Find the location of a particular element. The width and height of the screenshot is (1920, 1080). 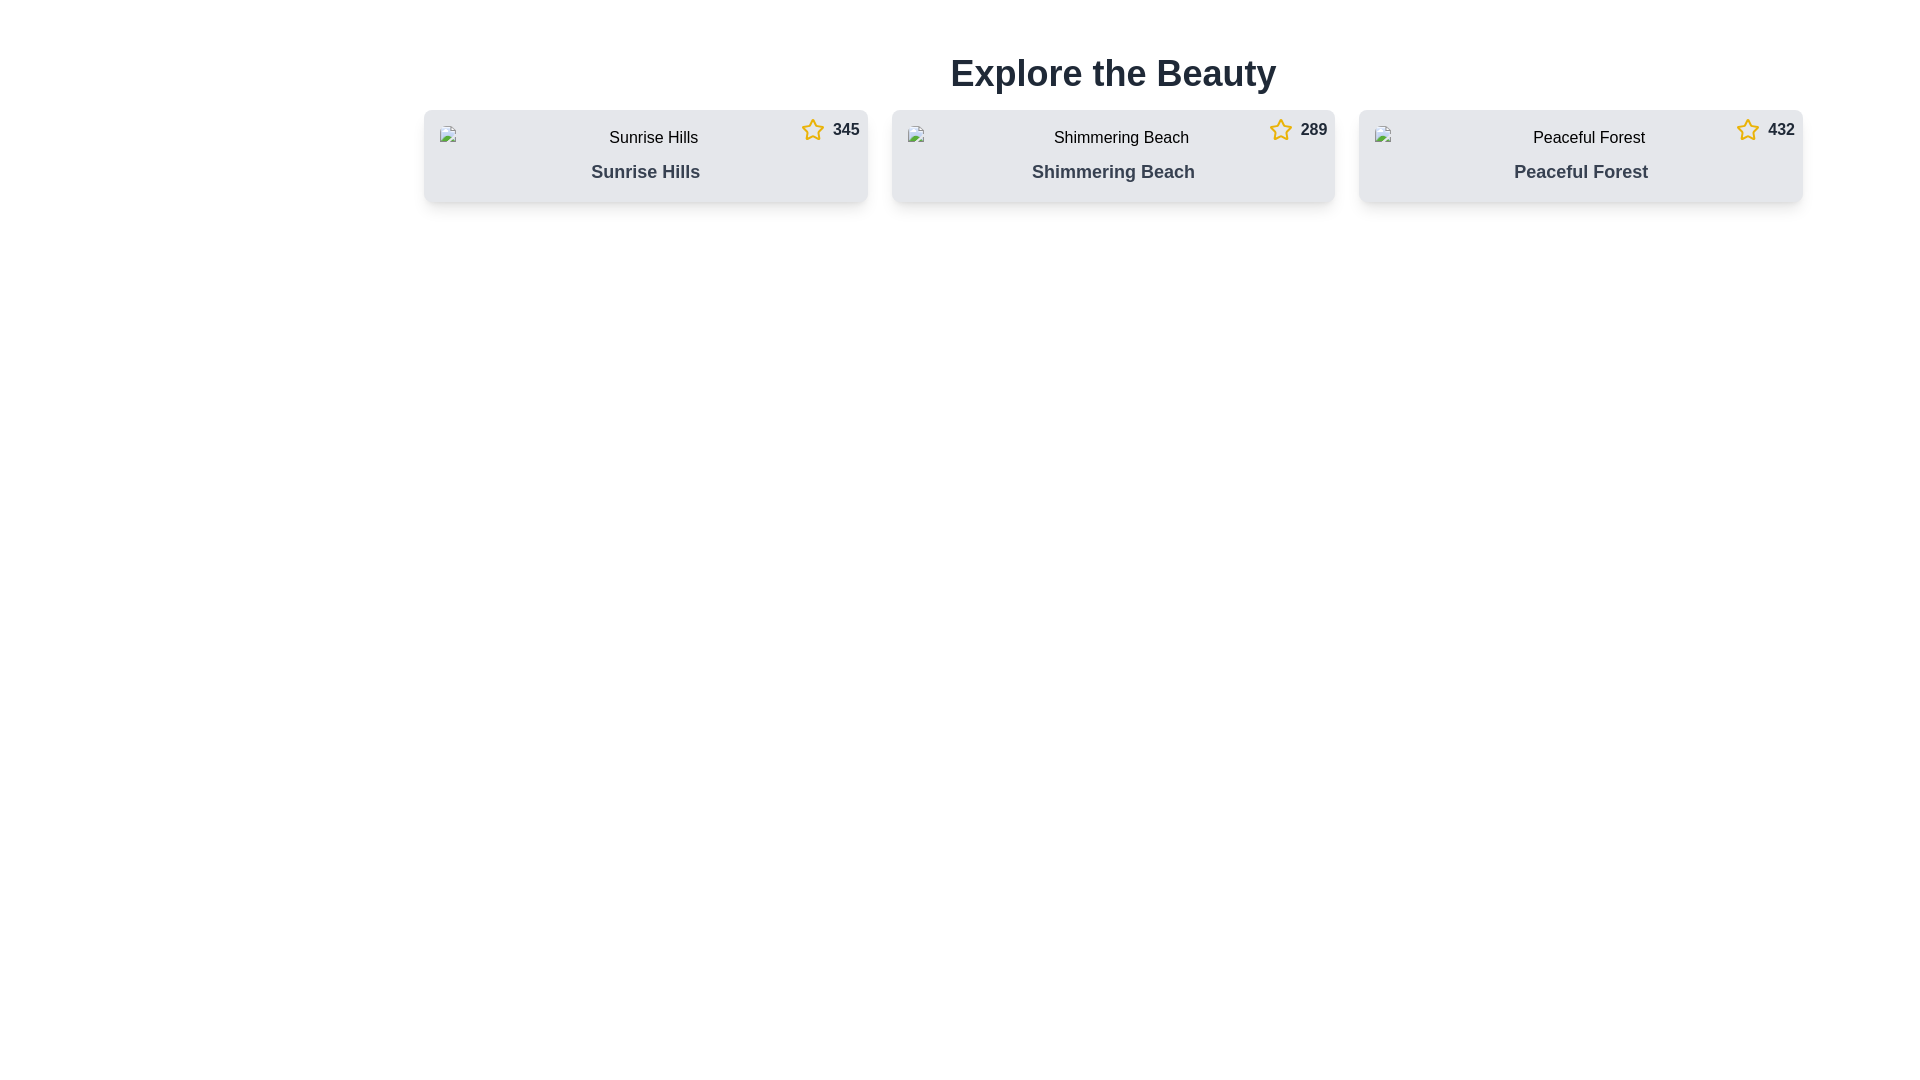

the rating display element featuring a star icon with a yellow outline and the number '345' in bold, dark text located in the top-right corner of the 'Sunrise Hills' card is located at coordinates (830, 130).